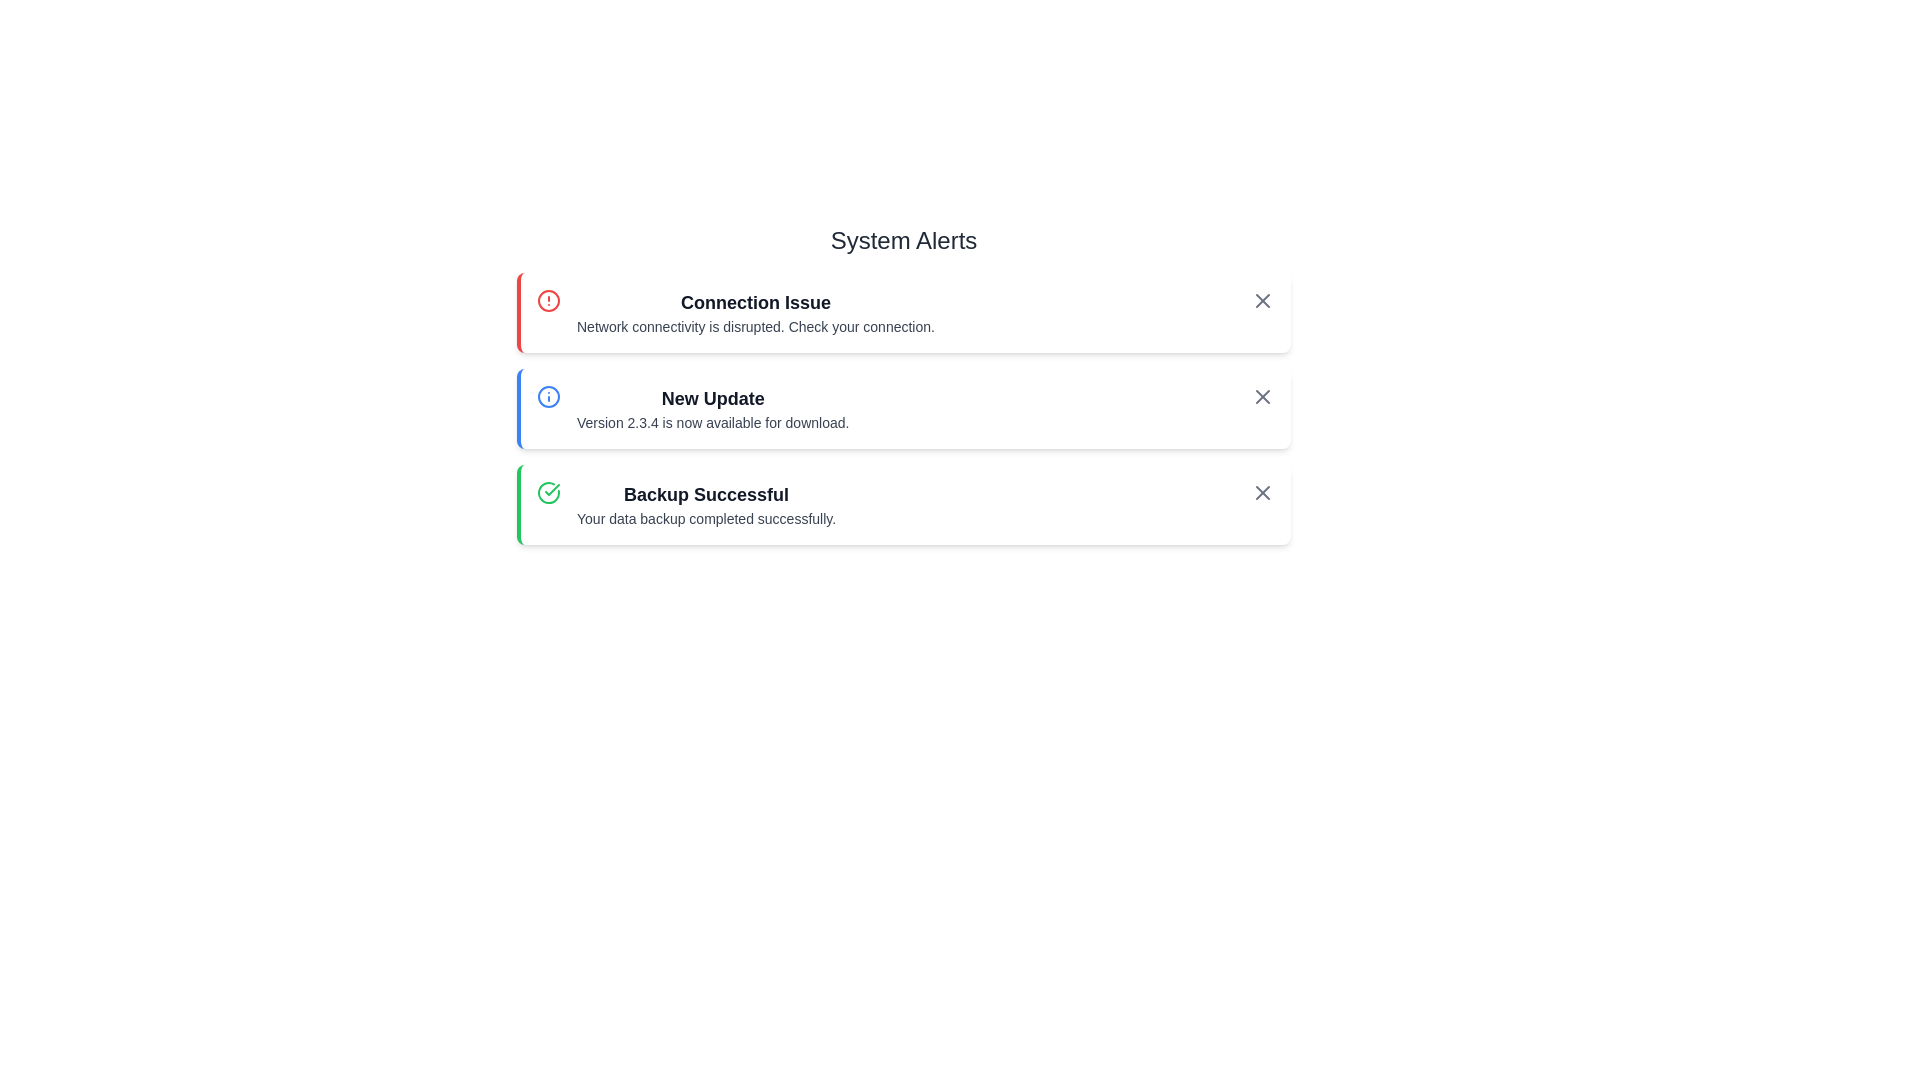 This screenshot has width=1920, height=1080. I want to click on the circular SVG element with a blue outline that represents an information symbol, so click(548, 397).